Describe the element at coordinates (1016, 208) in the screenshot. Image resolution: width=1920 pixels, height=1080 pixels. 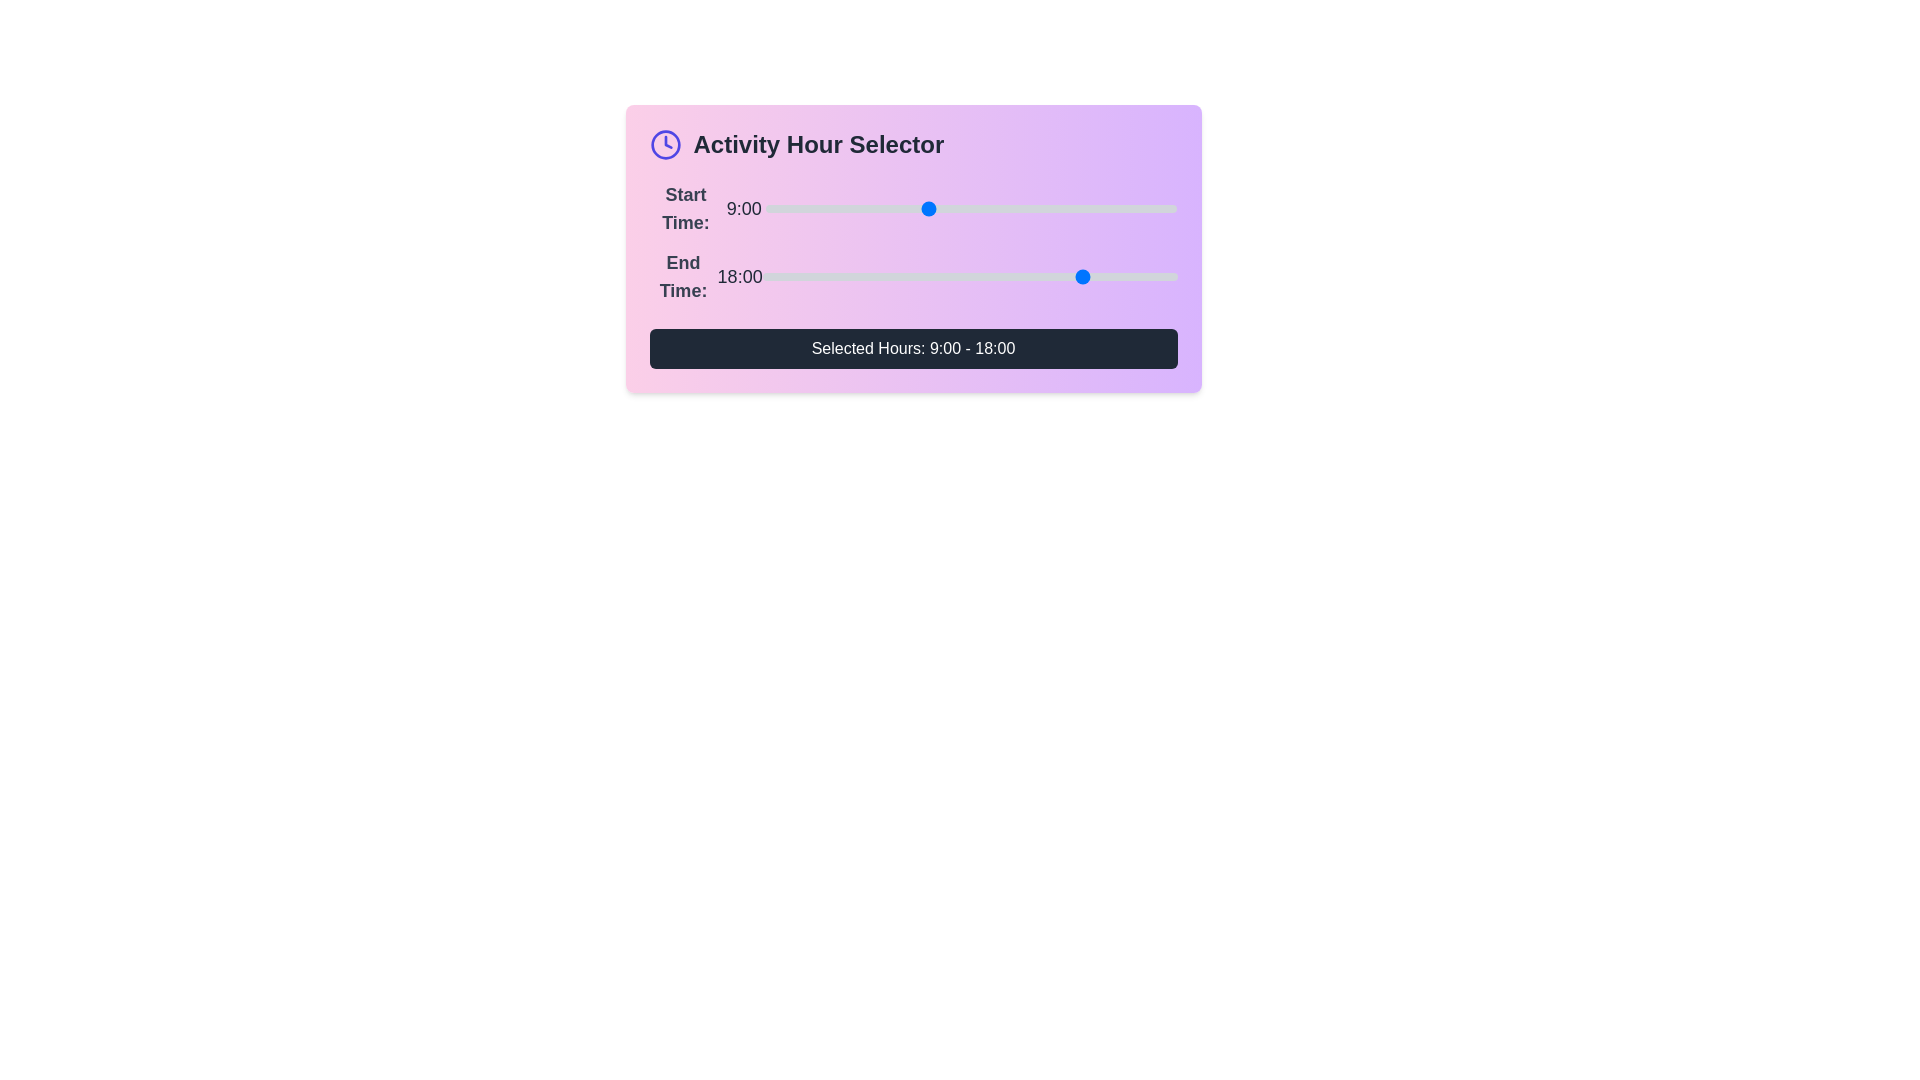
I see `the start time slider to set the hour to 14` at that location.